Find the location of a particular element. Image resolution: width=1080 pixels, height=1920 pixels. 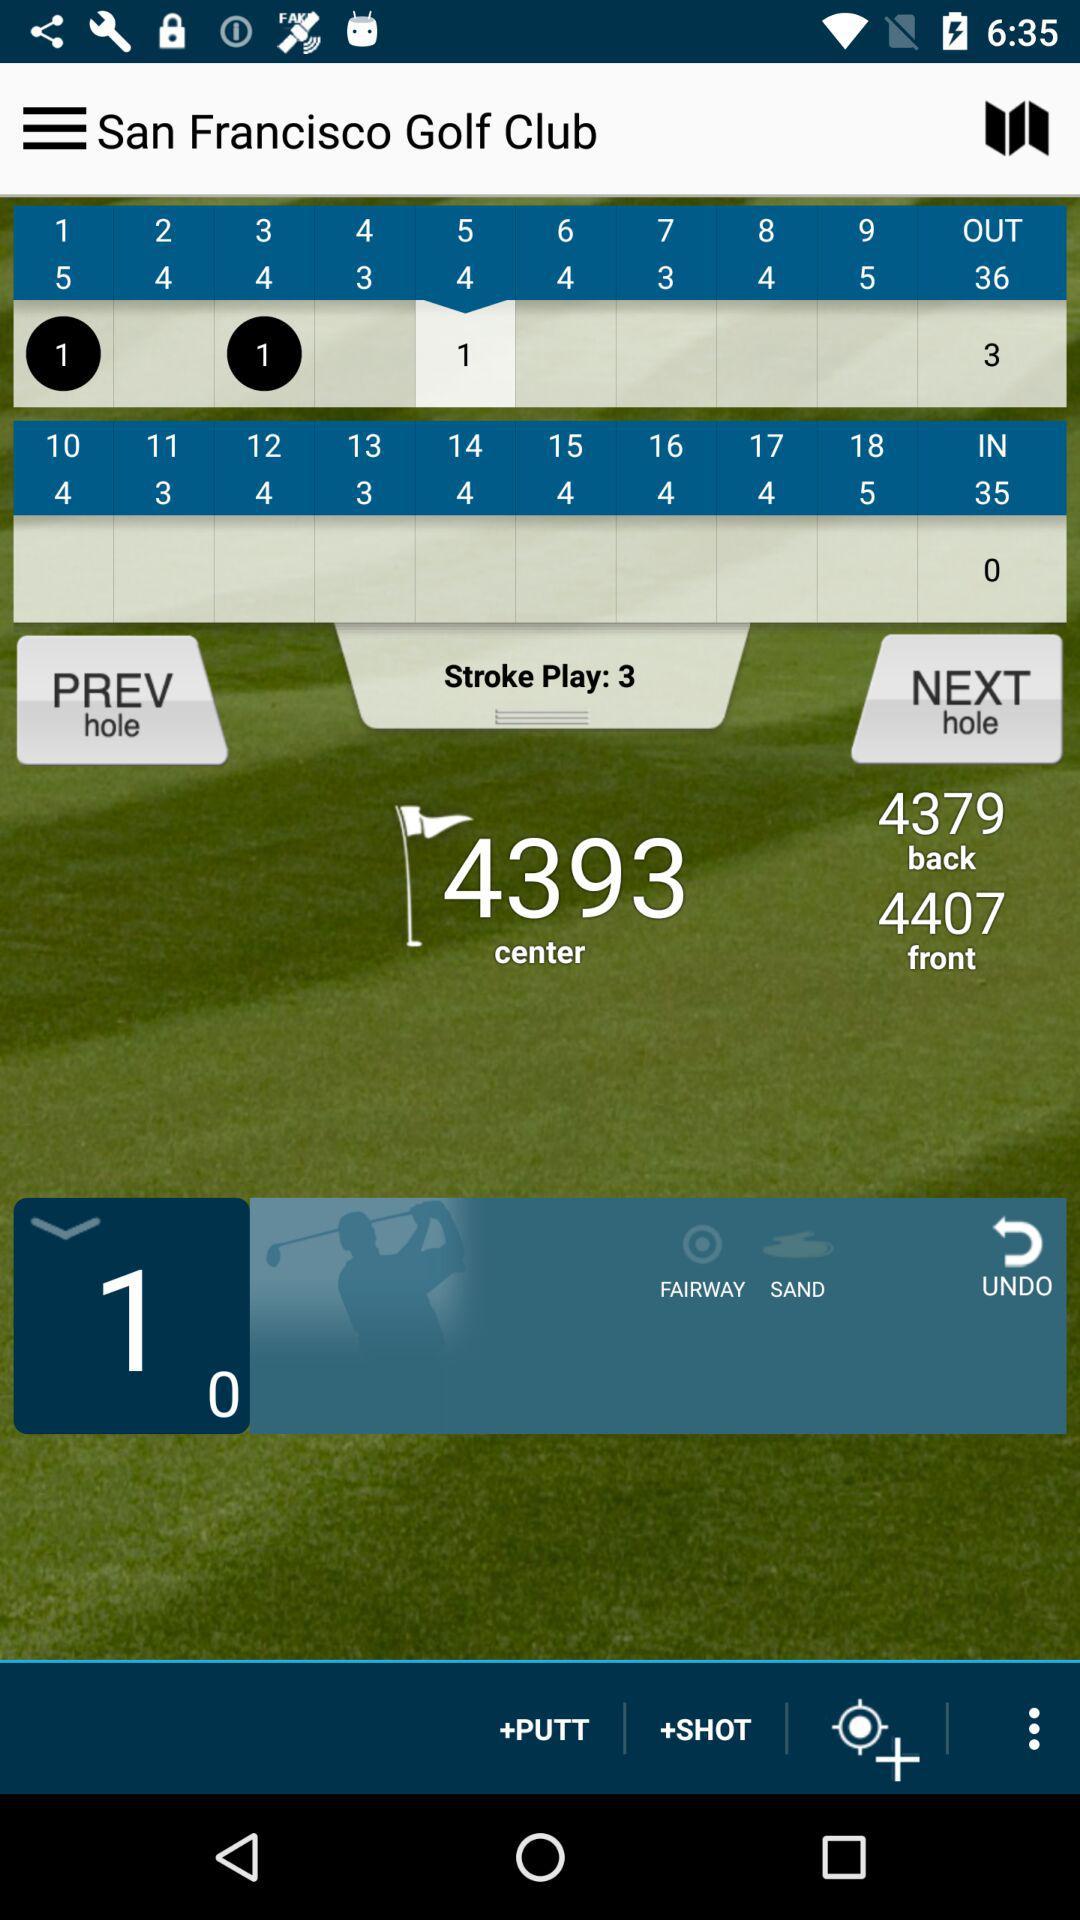

settings is located at coordinates (53, 127).